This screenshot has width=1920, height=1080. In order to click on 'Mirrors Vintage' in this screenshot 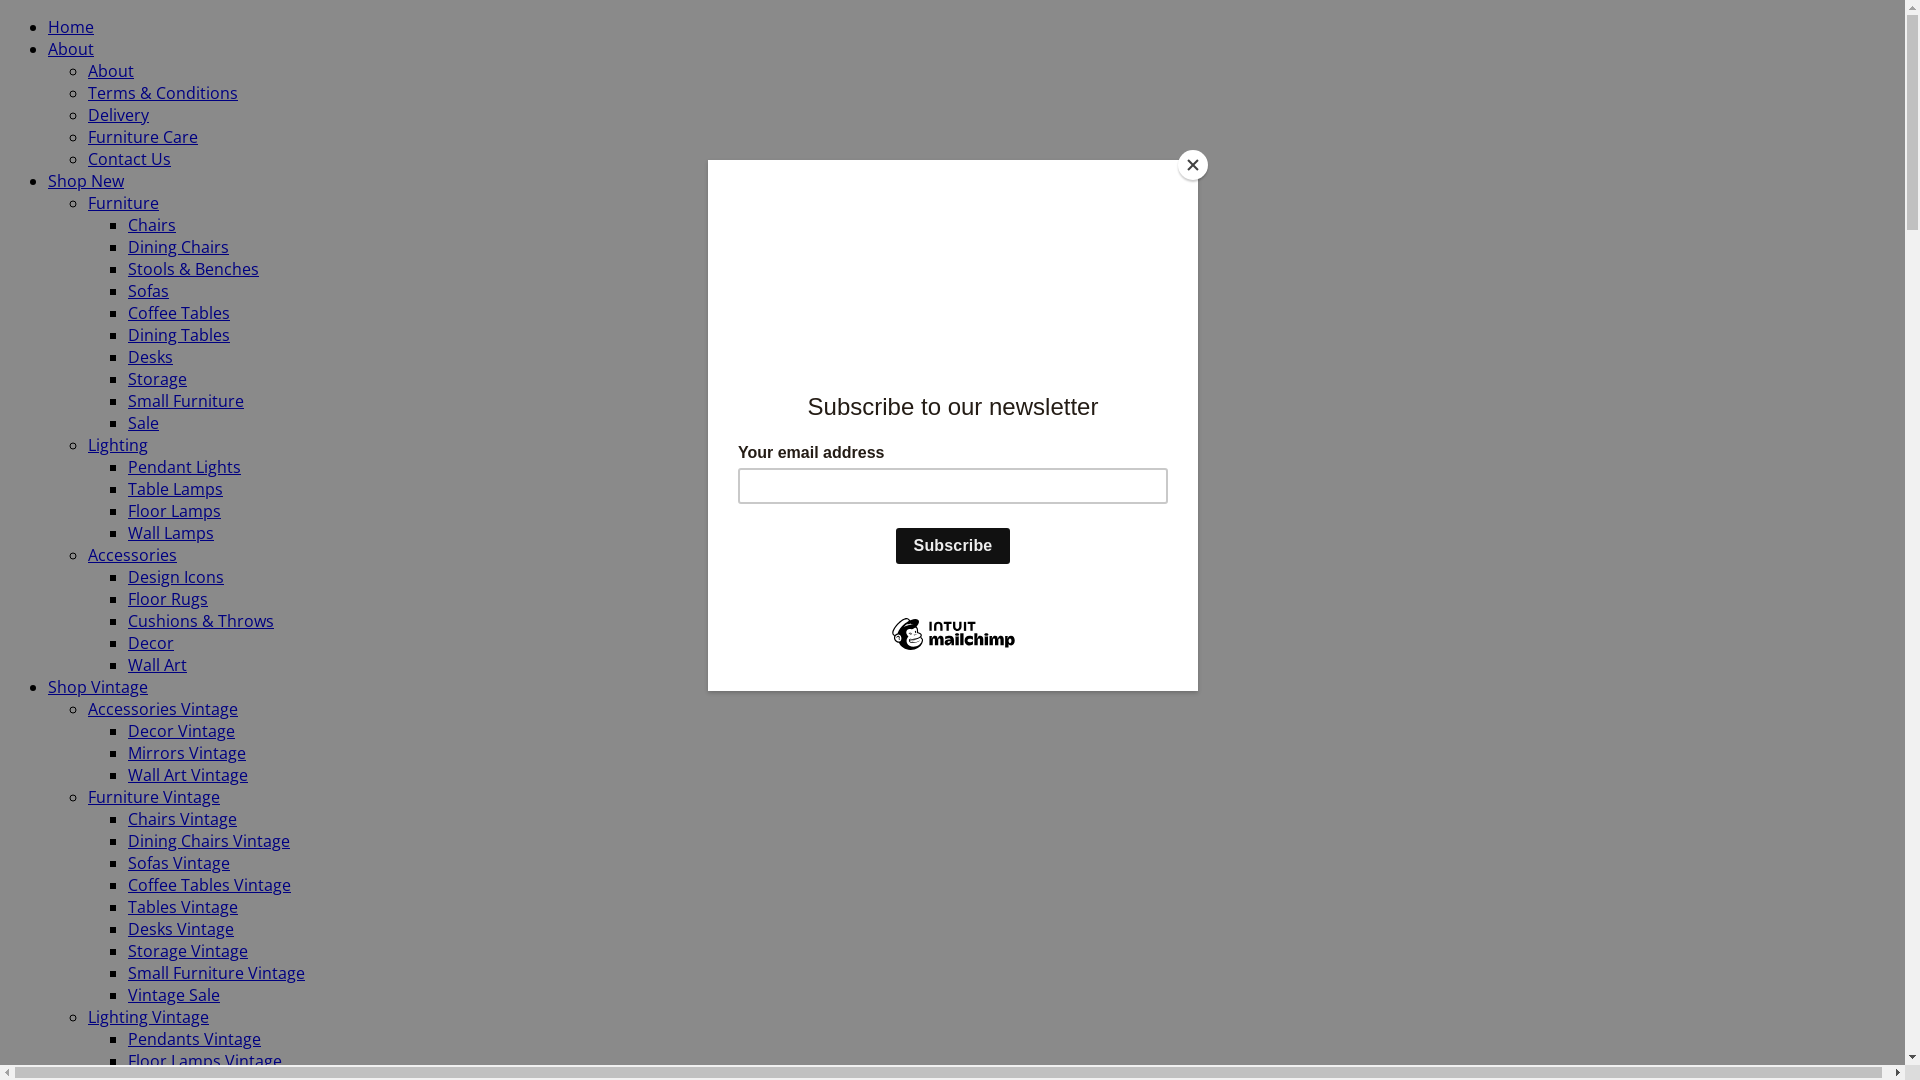, I will do `click(187, 752)`.